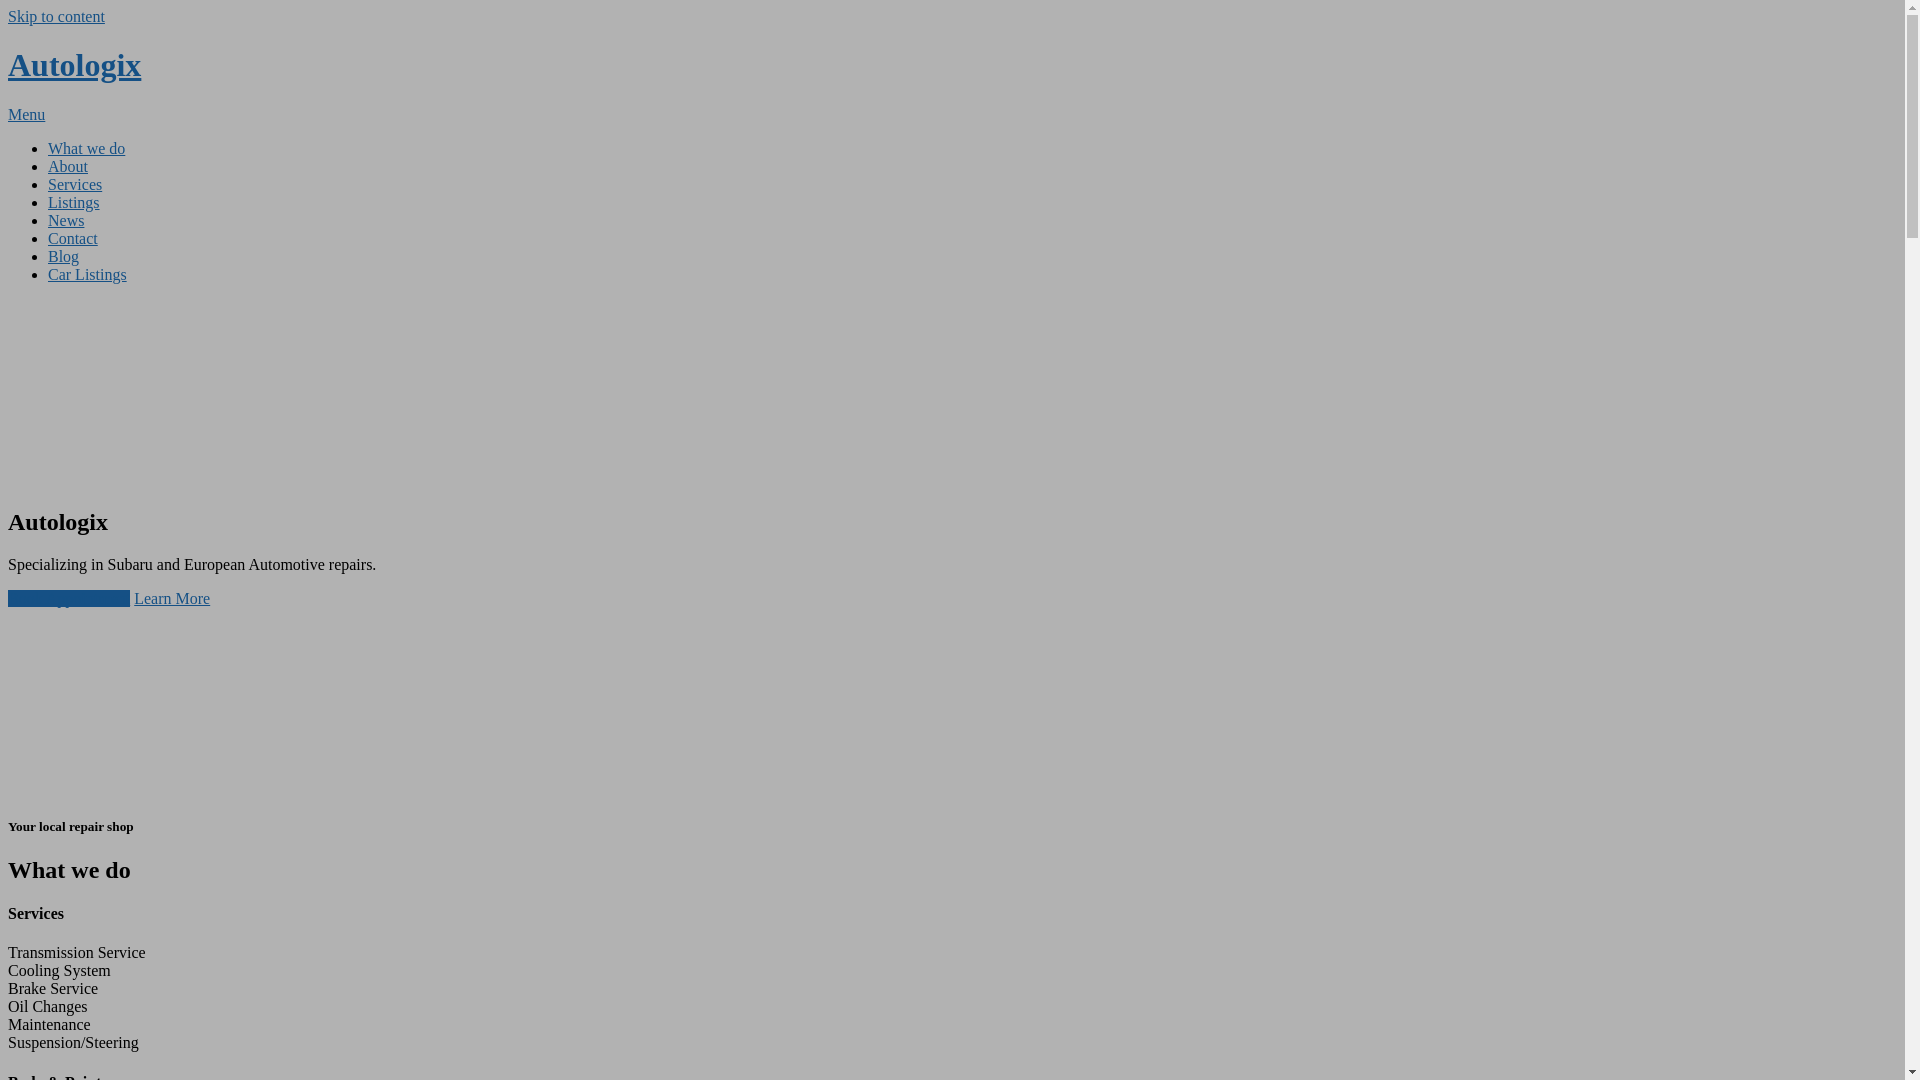  I want to click on 'Car Listings', so click(86, 274).